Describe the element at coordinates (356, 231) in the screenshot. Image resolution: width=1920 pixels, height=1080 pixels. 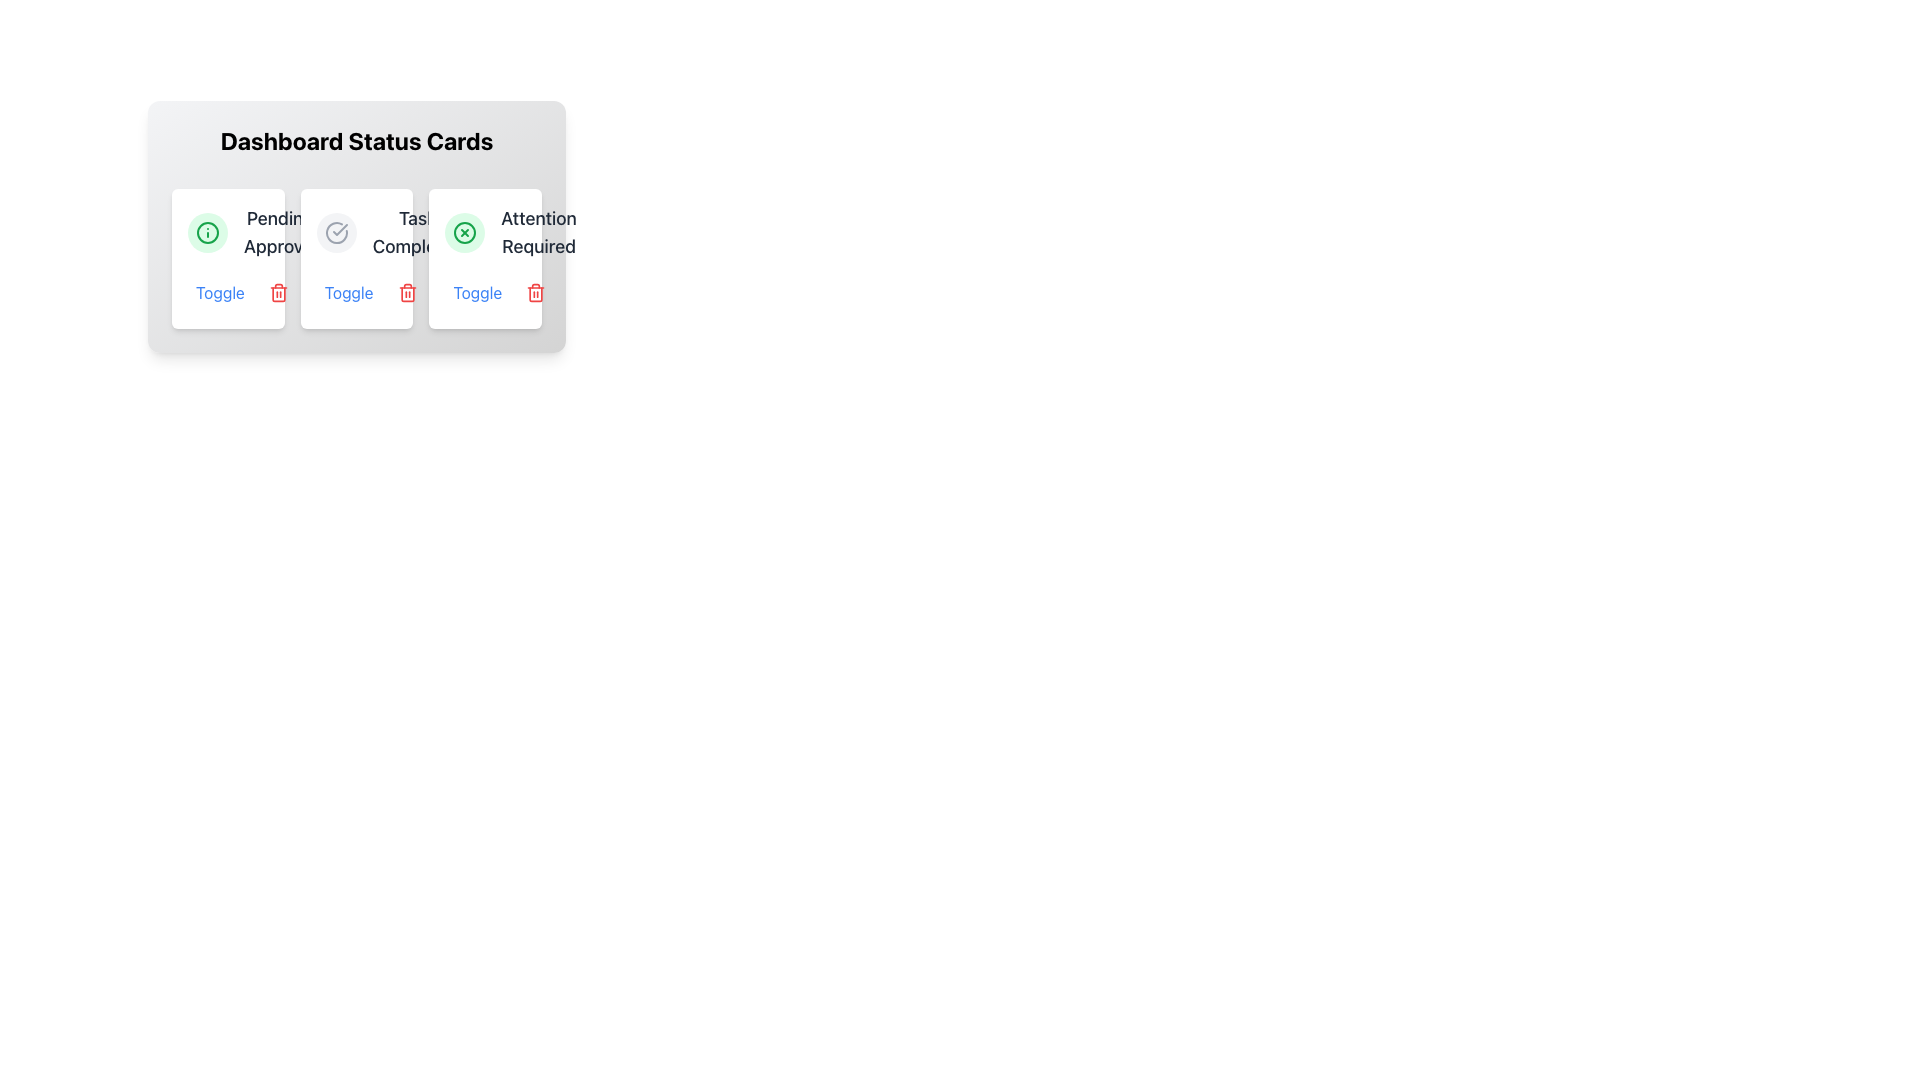
I see `the circular icon with a checkmark inside, located next to the bold text 'Task Completed'` at that location.